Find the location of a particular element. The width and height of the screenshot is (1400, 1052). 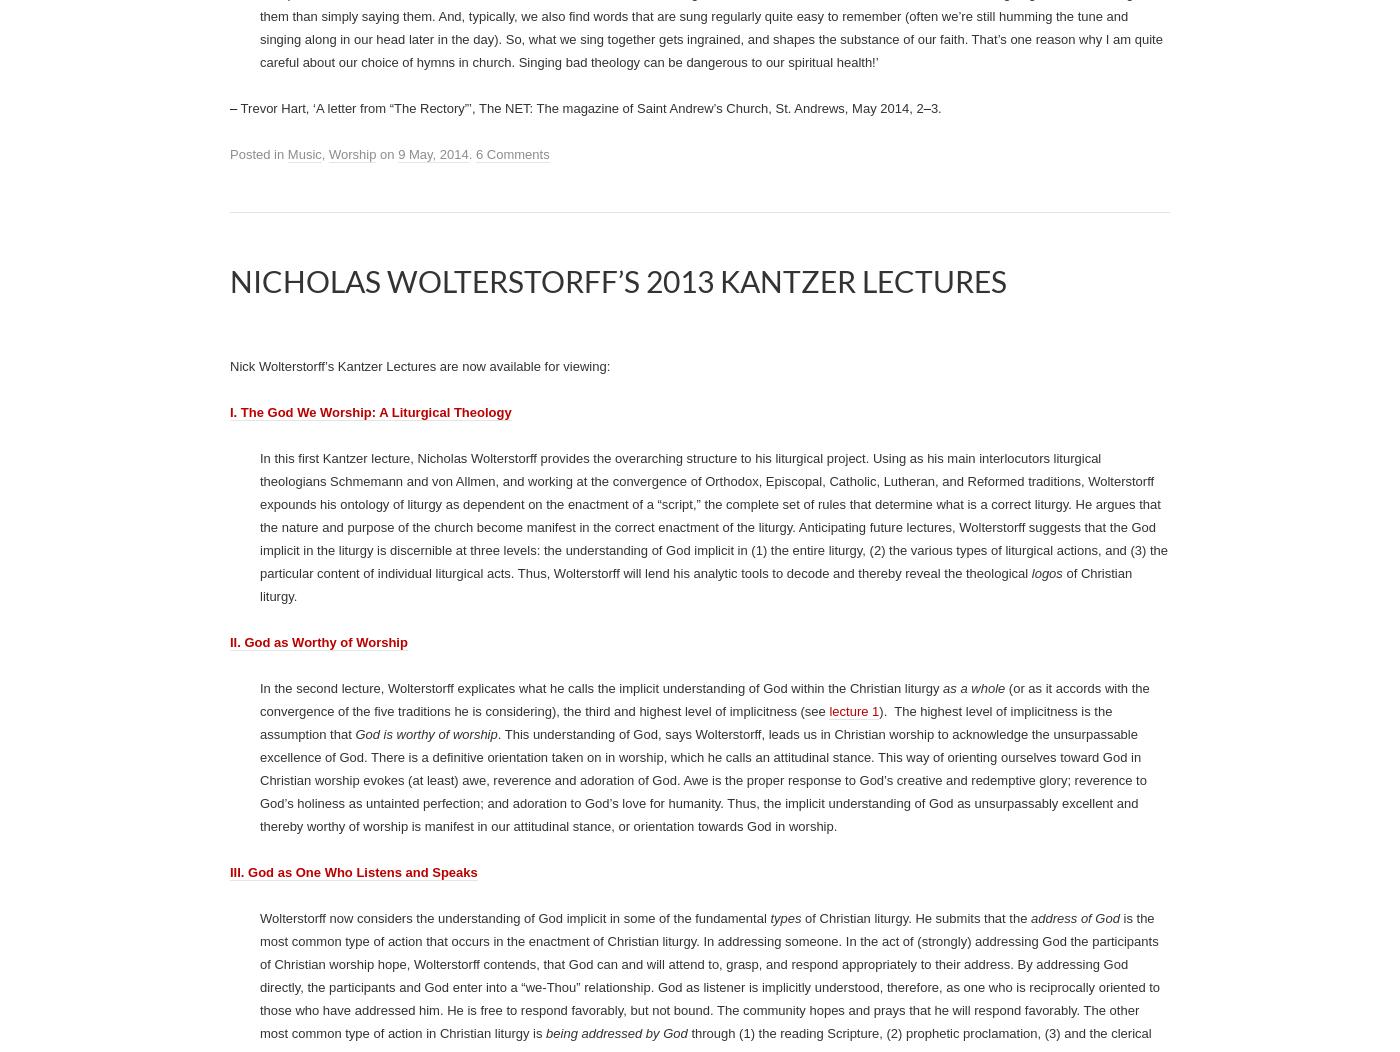

'Posted in' is located at coordinates (230, 471).